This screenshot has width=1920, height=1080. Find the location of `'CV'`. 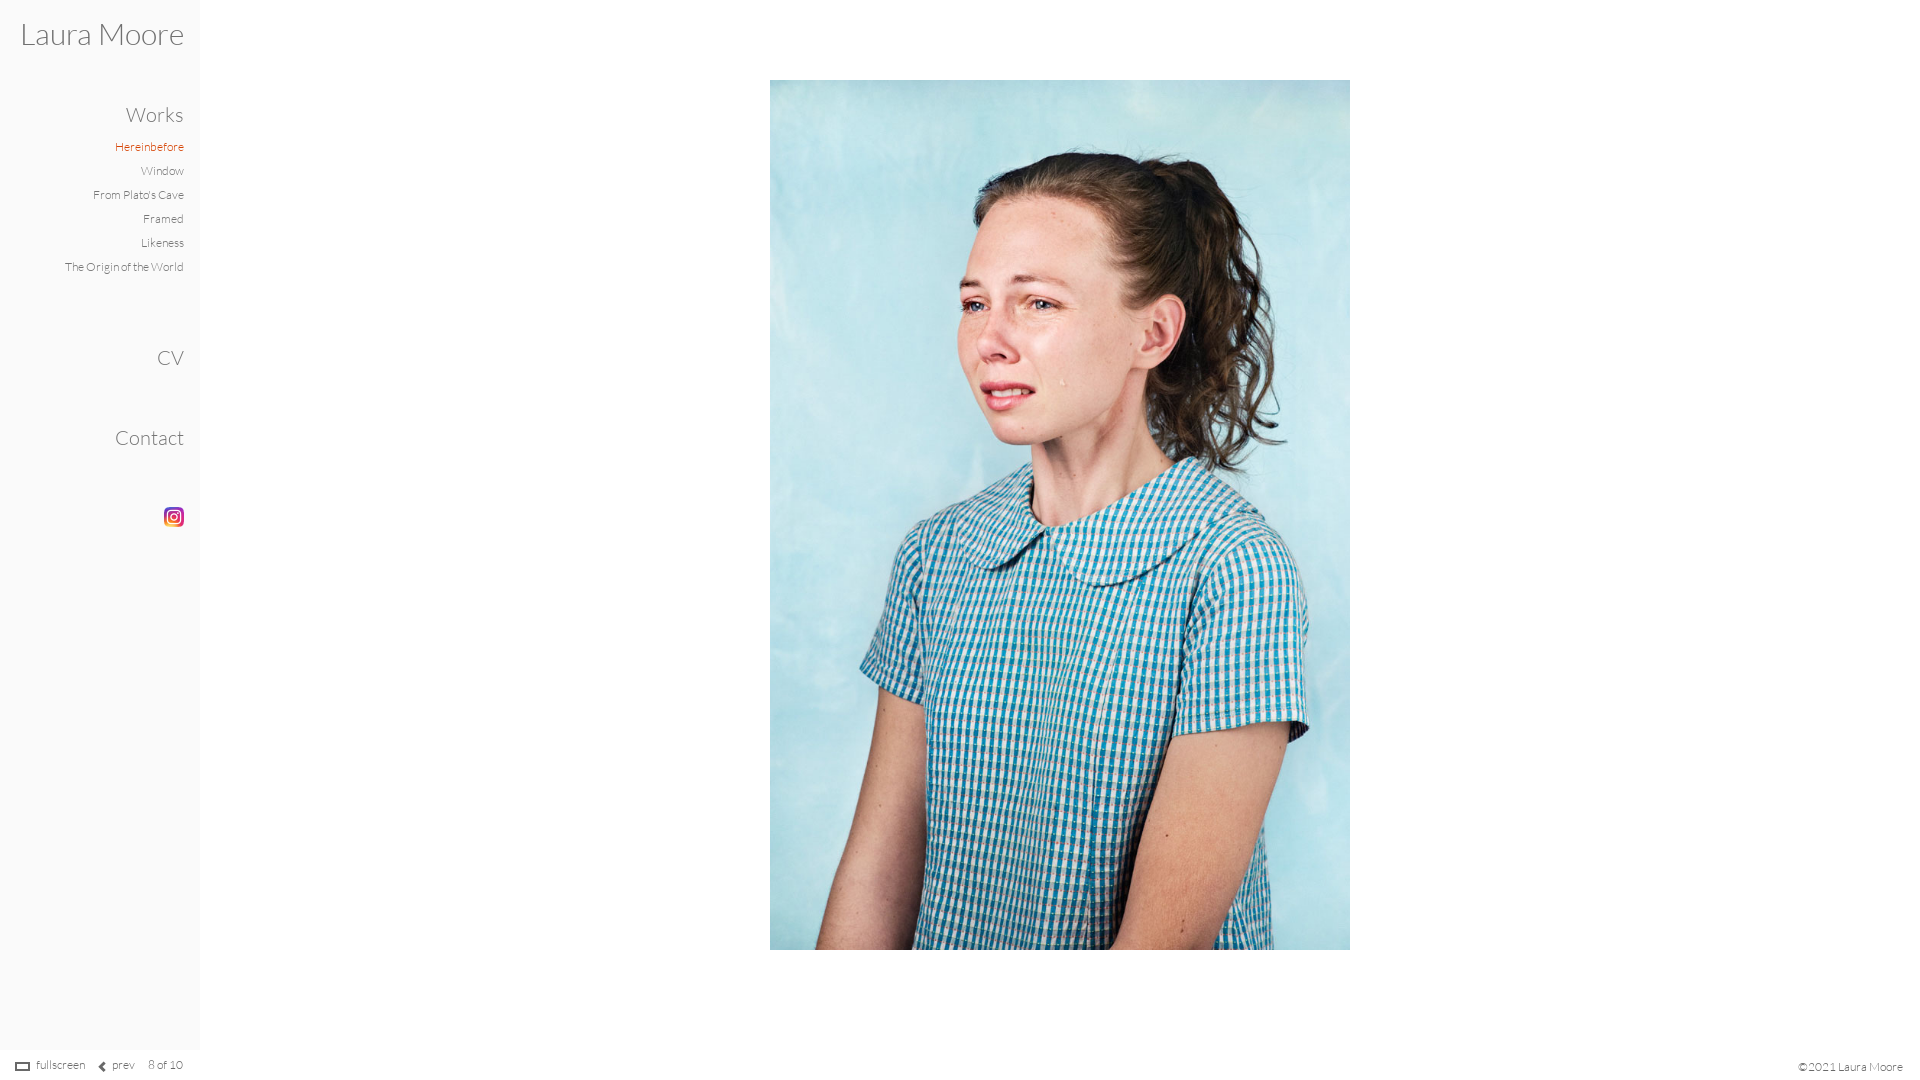

'CV' is located at coordinates (170, 356).